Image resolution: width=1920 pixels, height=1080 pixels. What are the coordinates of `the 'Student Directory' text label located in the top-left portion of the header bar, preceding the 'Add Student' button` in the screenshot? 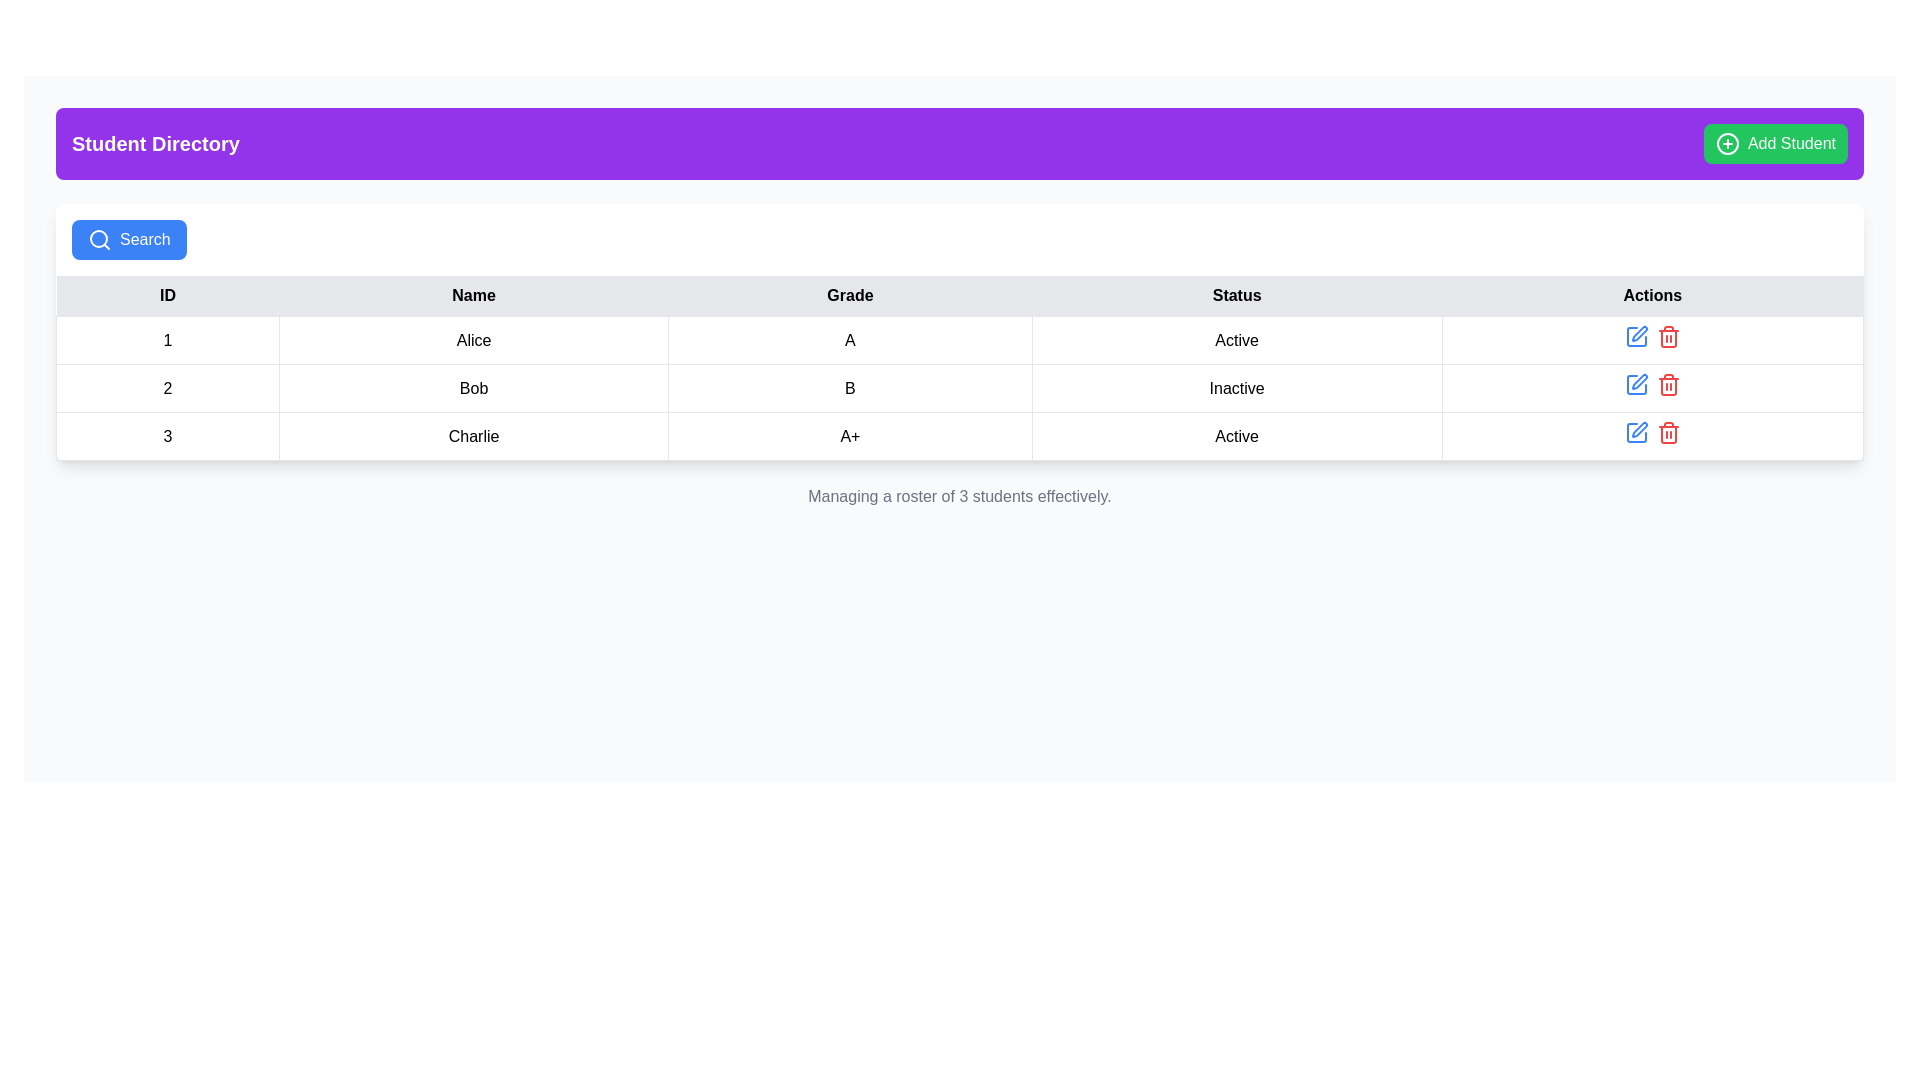 It's located at (154, 142).